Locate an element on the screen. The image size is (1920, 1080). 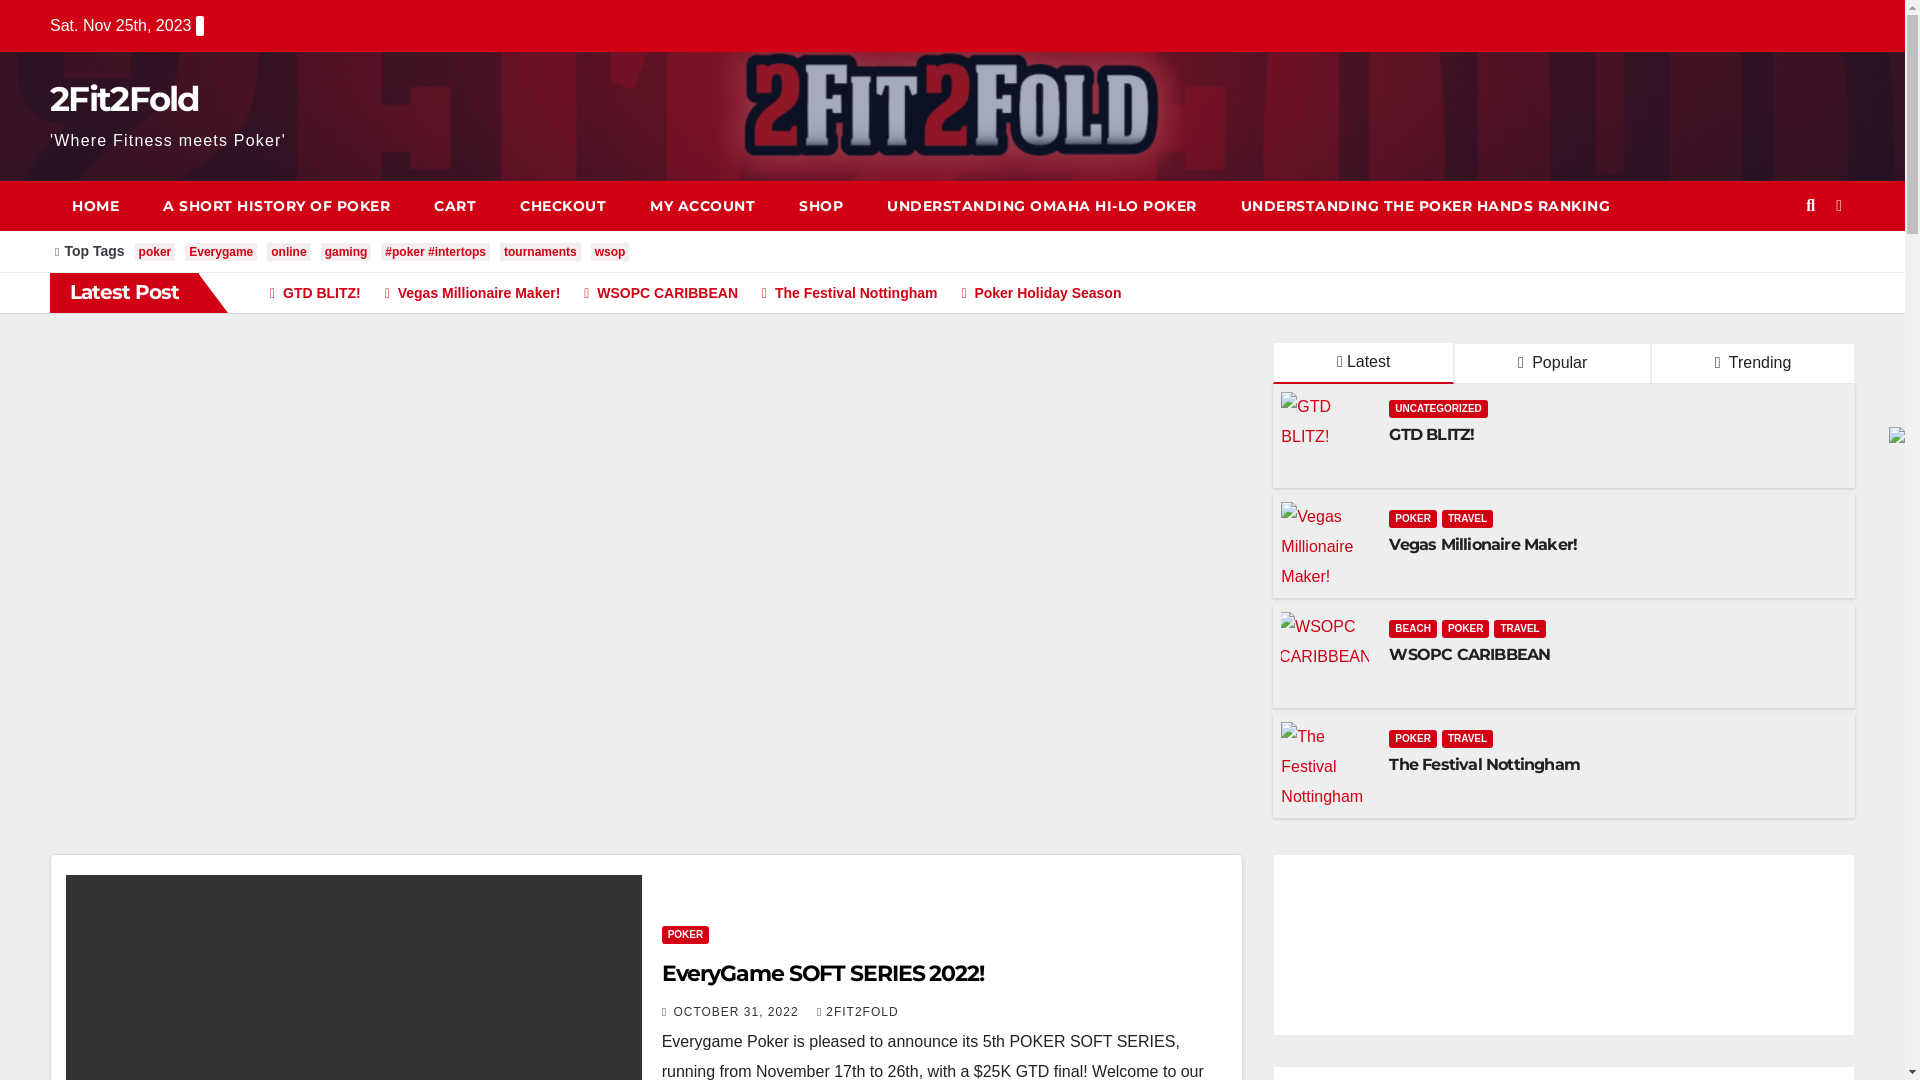
'tournaments' is located at coordinates (540, 250).